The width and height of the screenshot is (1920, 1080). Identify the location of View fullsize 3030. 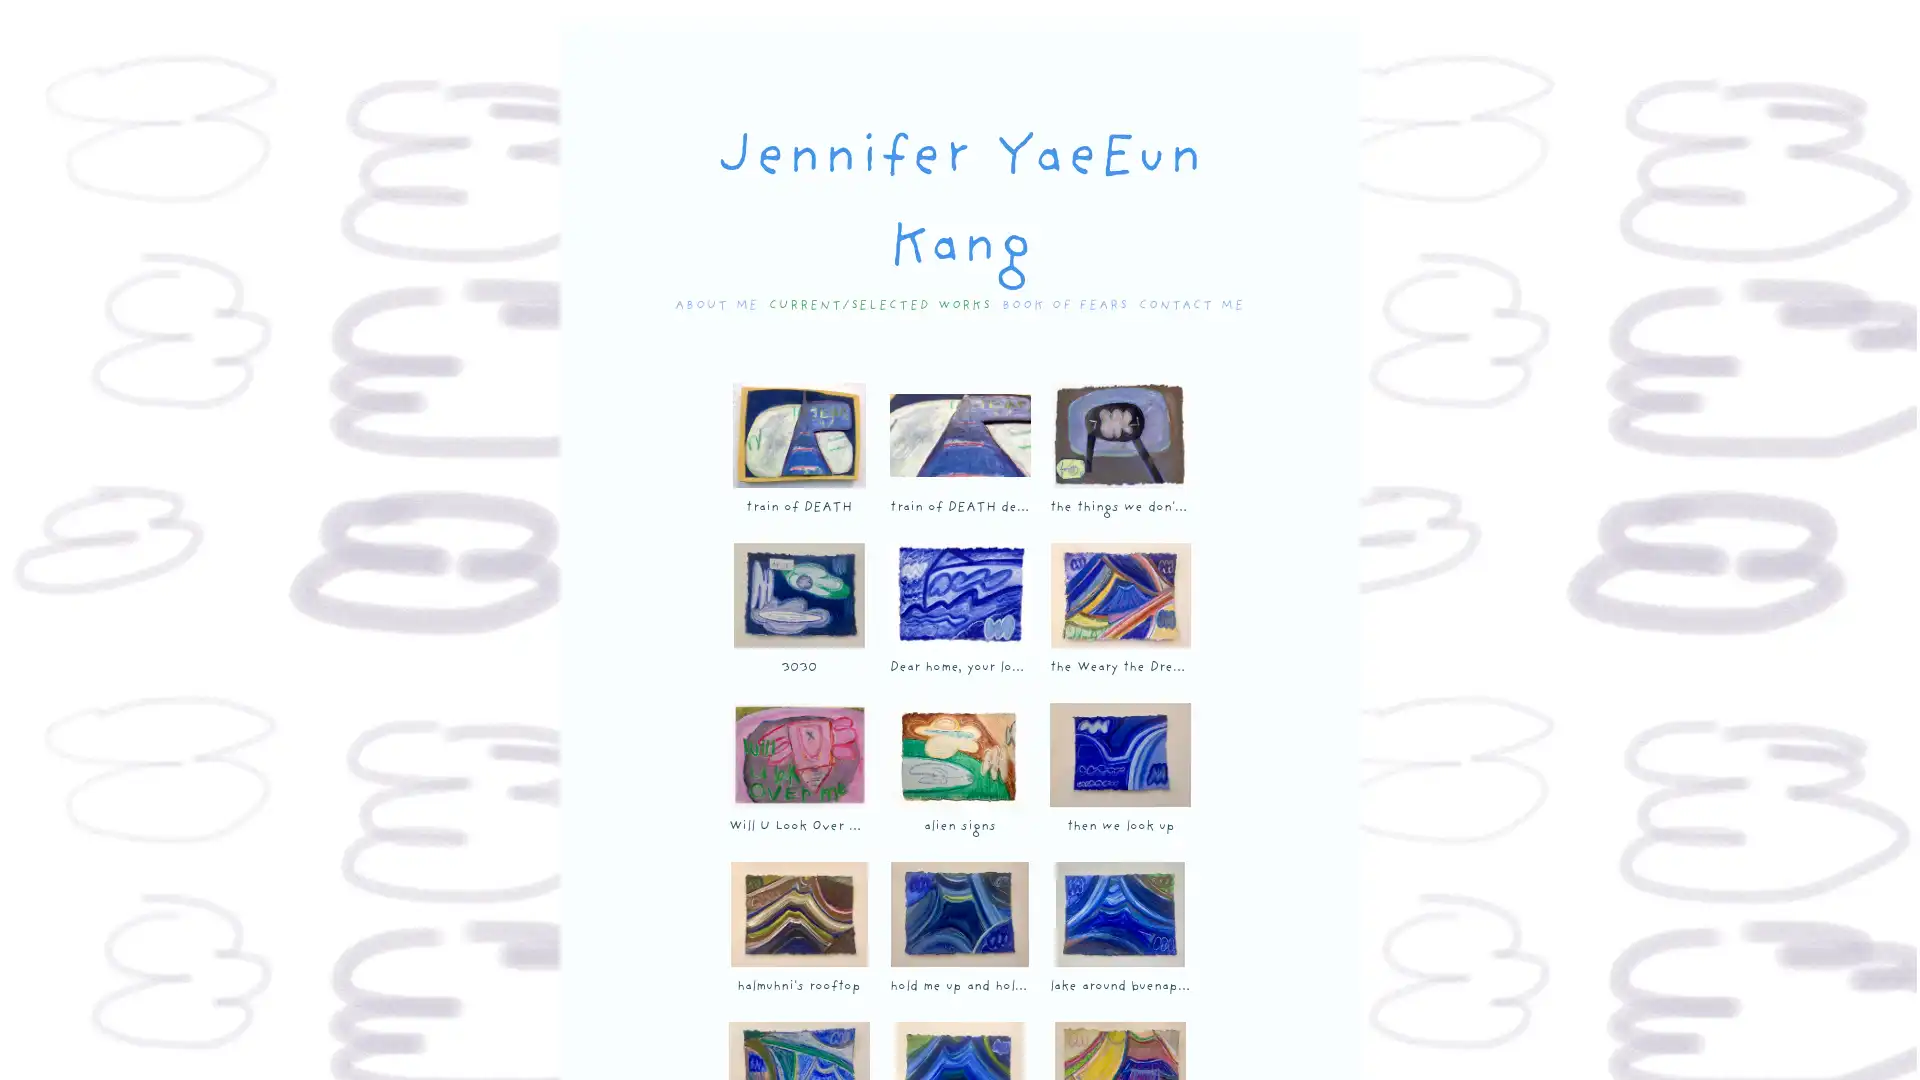
(797, 594).